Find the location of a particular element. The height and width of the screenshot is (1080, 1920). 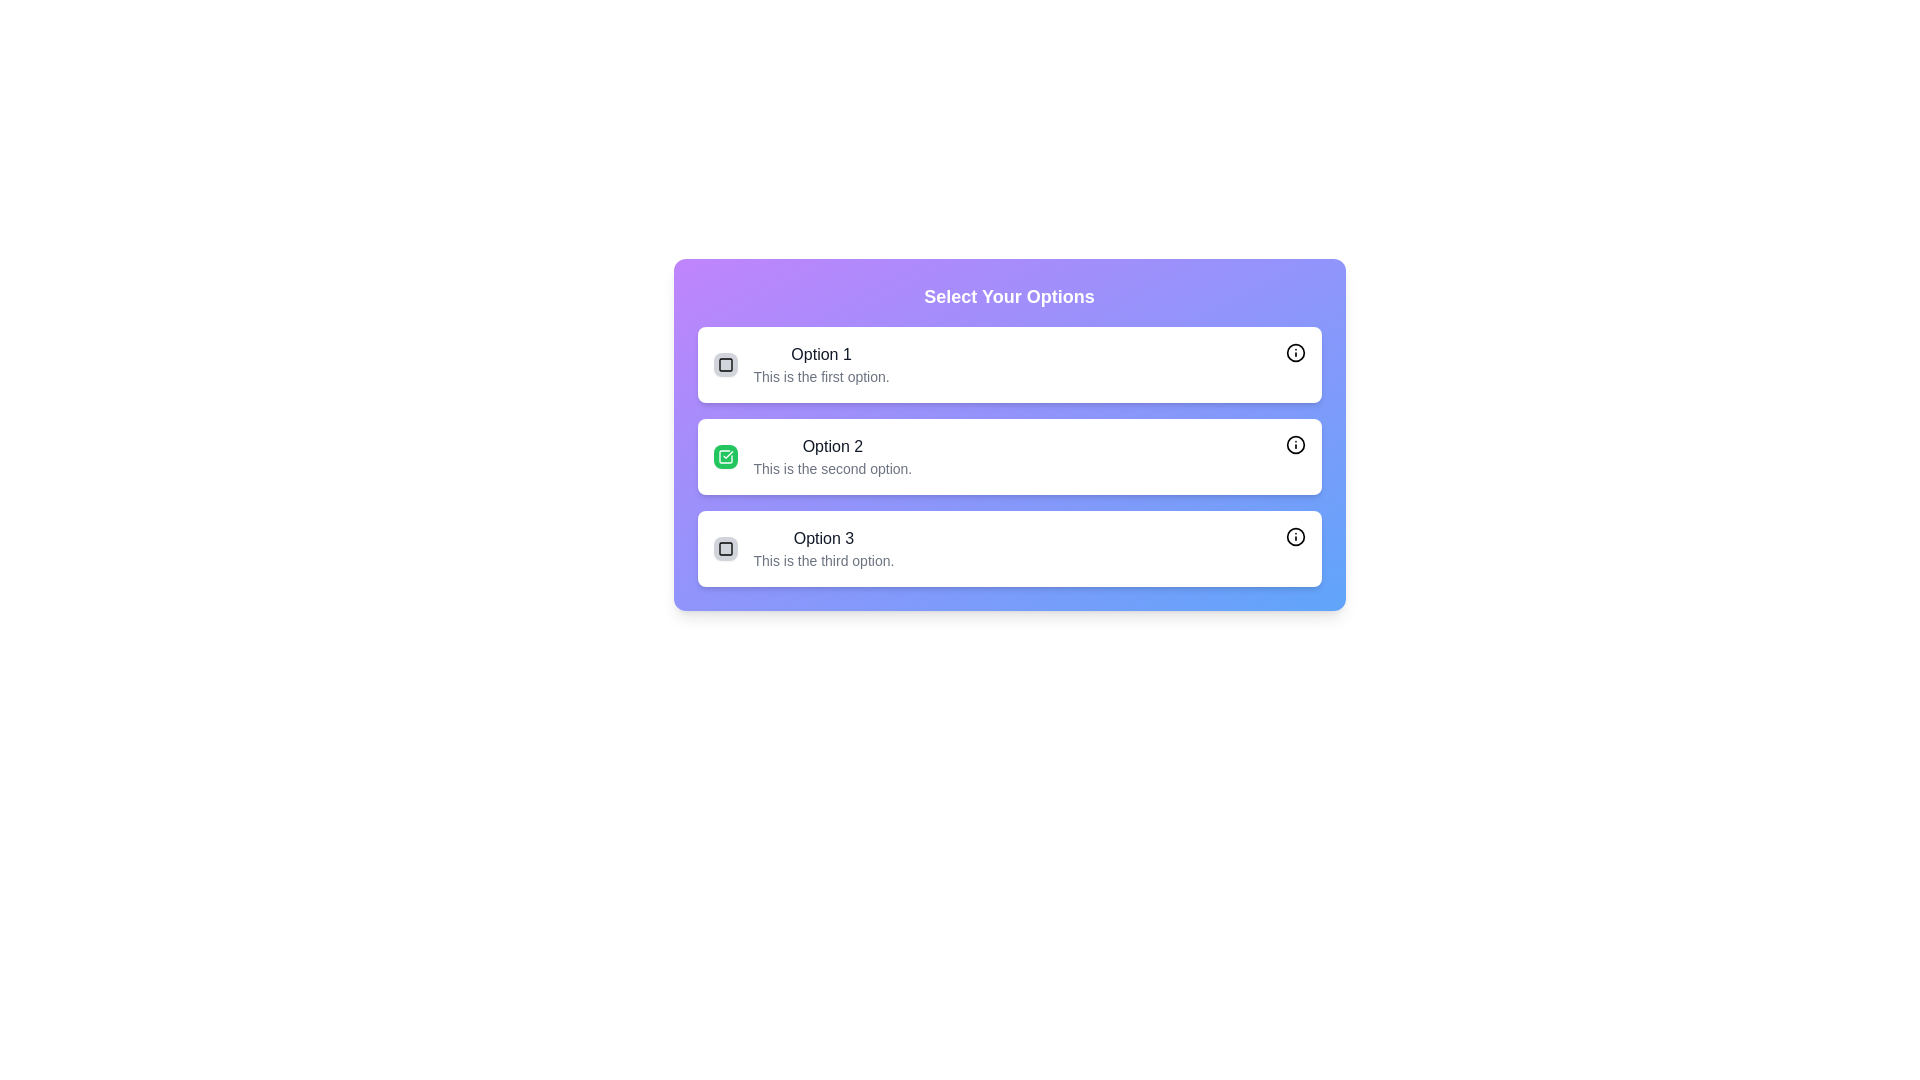

the circle graphical element that represents 'Option 3', located adjacent to the descriptive text is located at coordinates (1295, 535).